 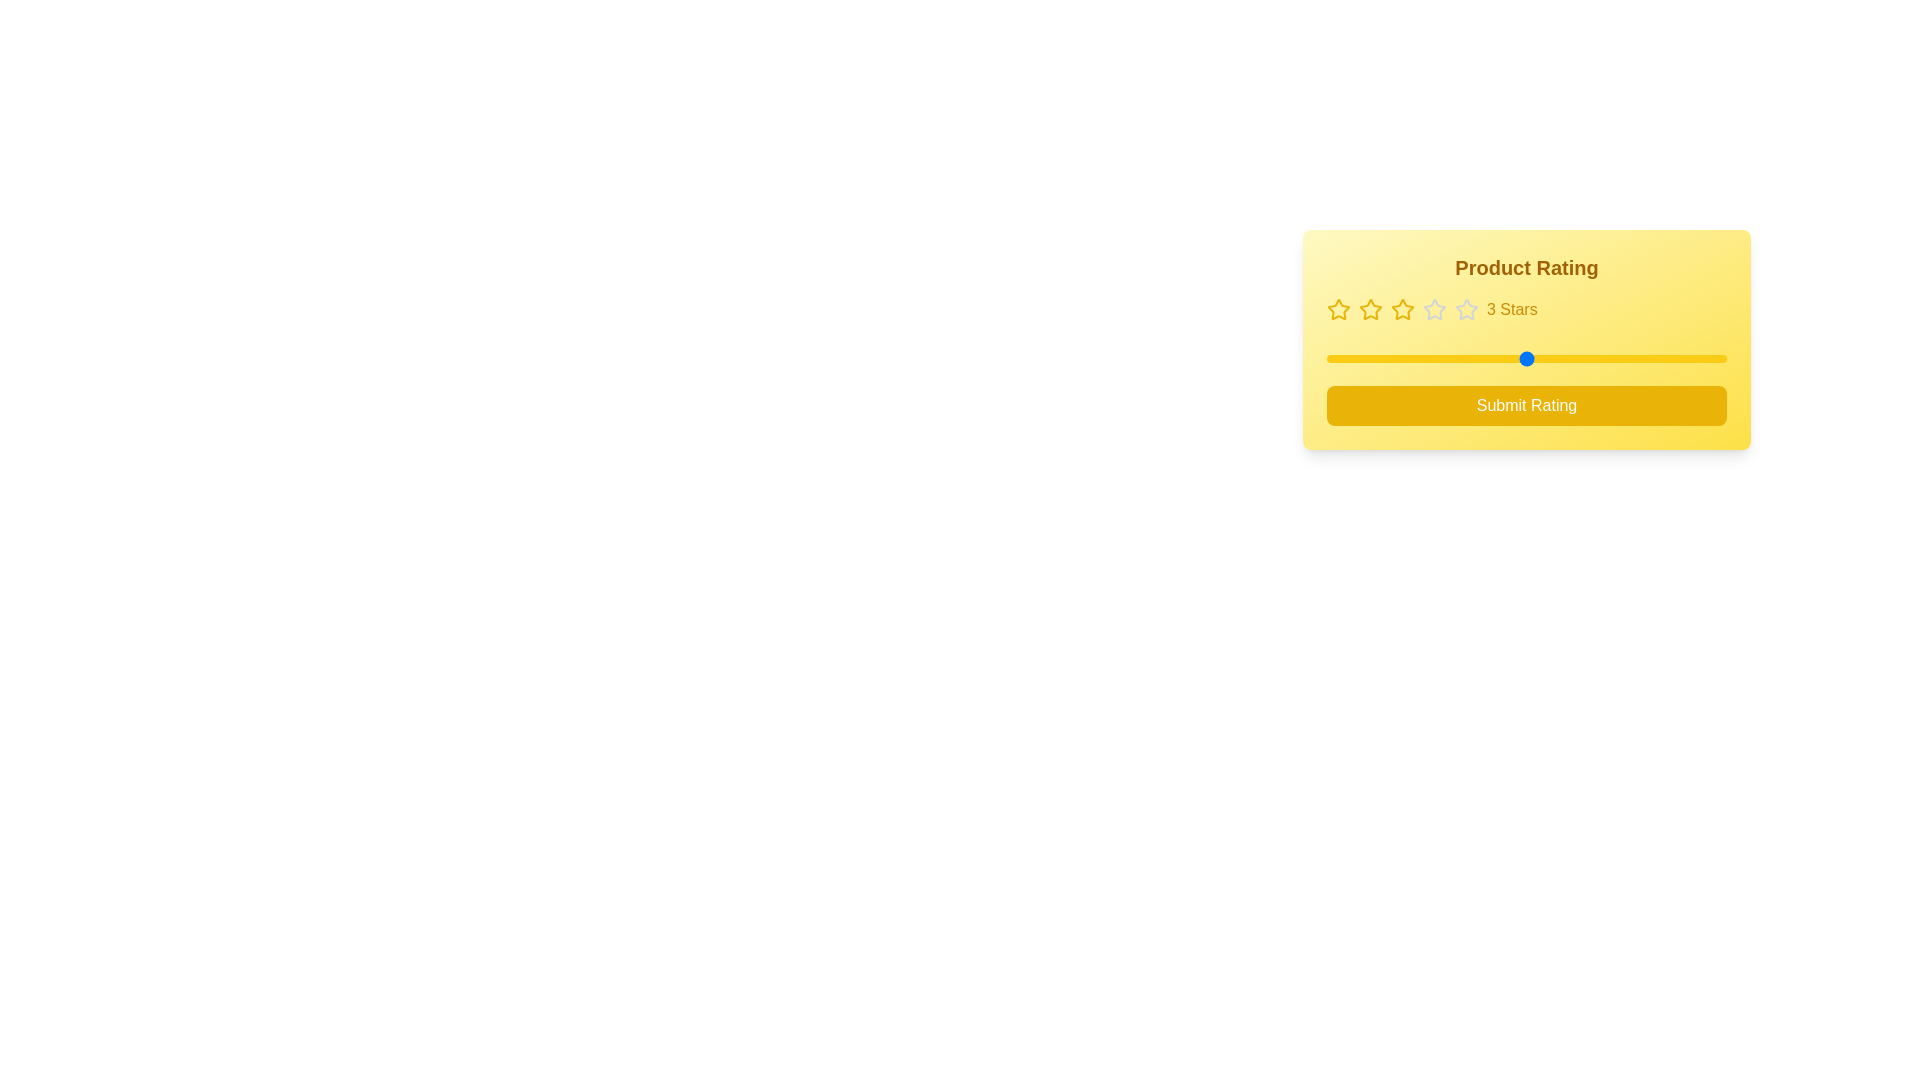 What do you see at coordinates (1370, 309) in the screenshot?
I see `the third yellow star icon` at bounding box center [1370, 309].